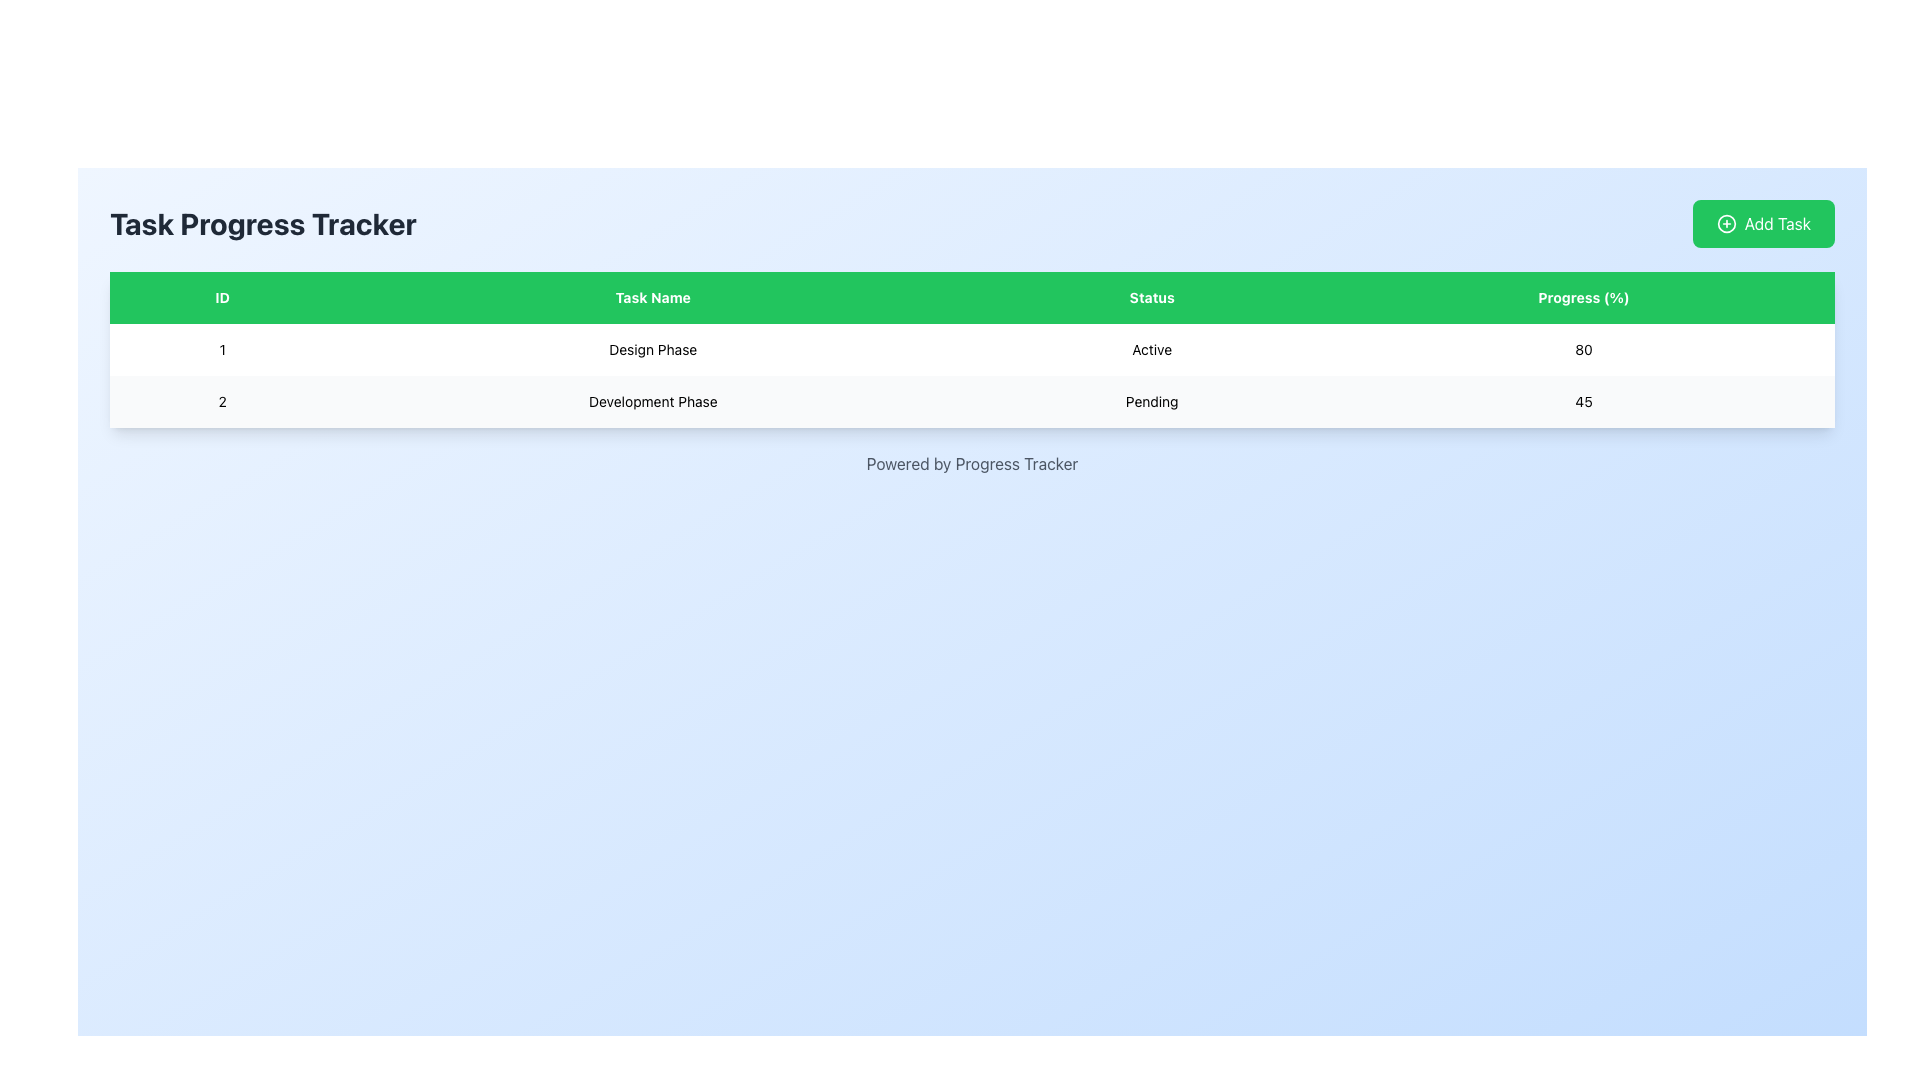 The height and width of the screenshot is (1080, 1920). I want to click on static text from the first column of the first row in the table under the heading 'ID', which serves as a unique identifier for the entry, so click(222, 349).